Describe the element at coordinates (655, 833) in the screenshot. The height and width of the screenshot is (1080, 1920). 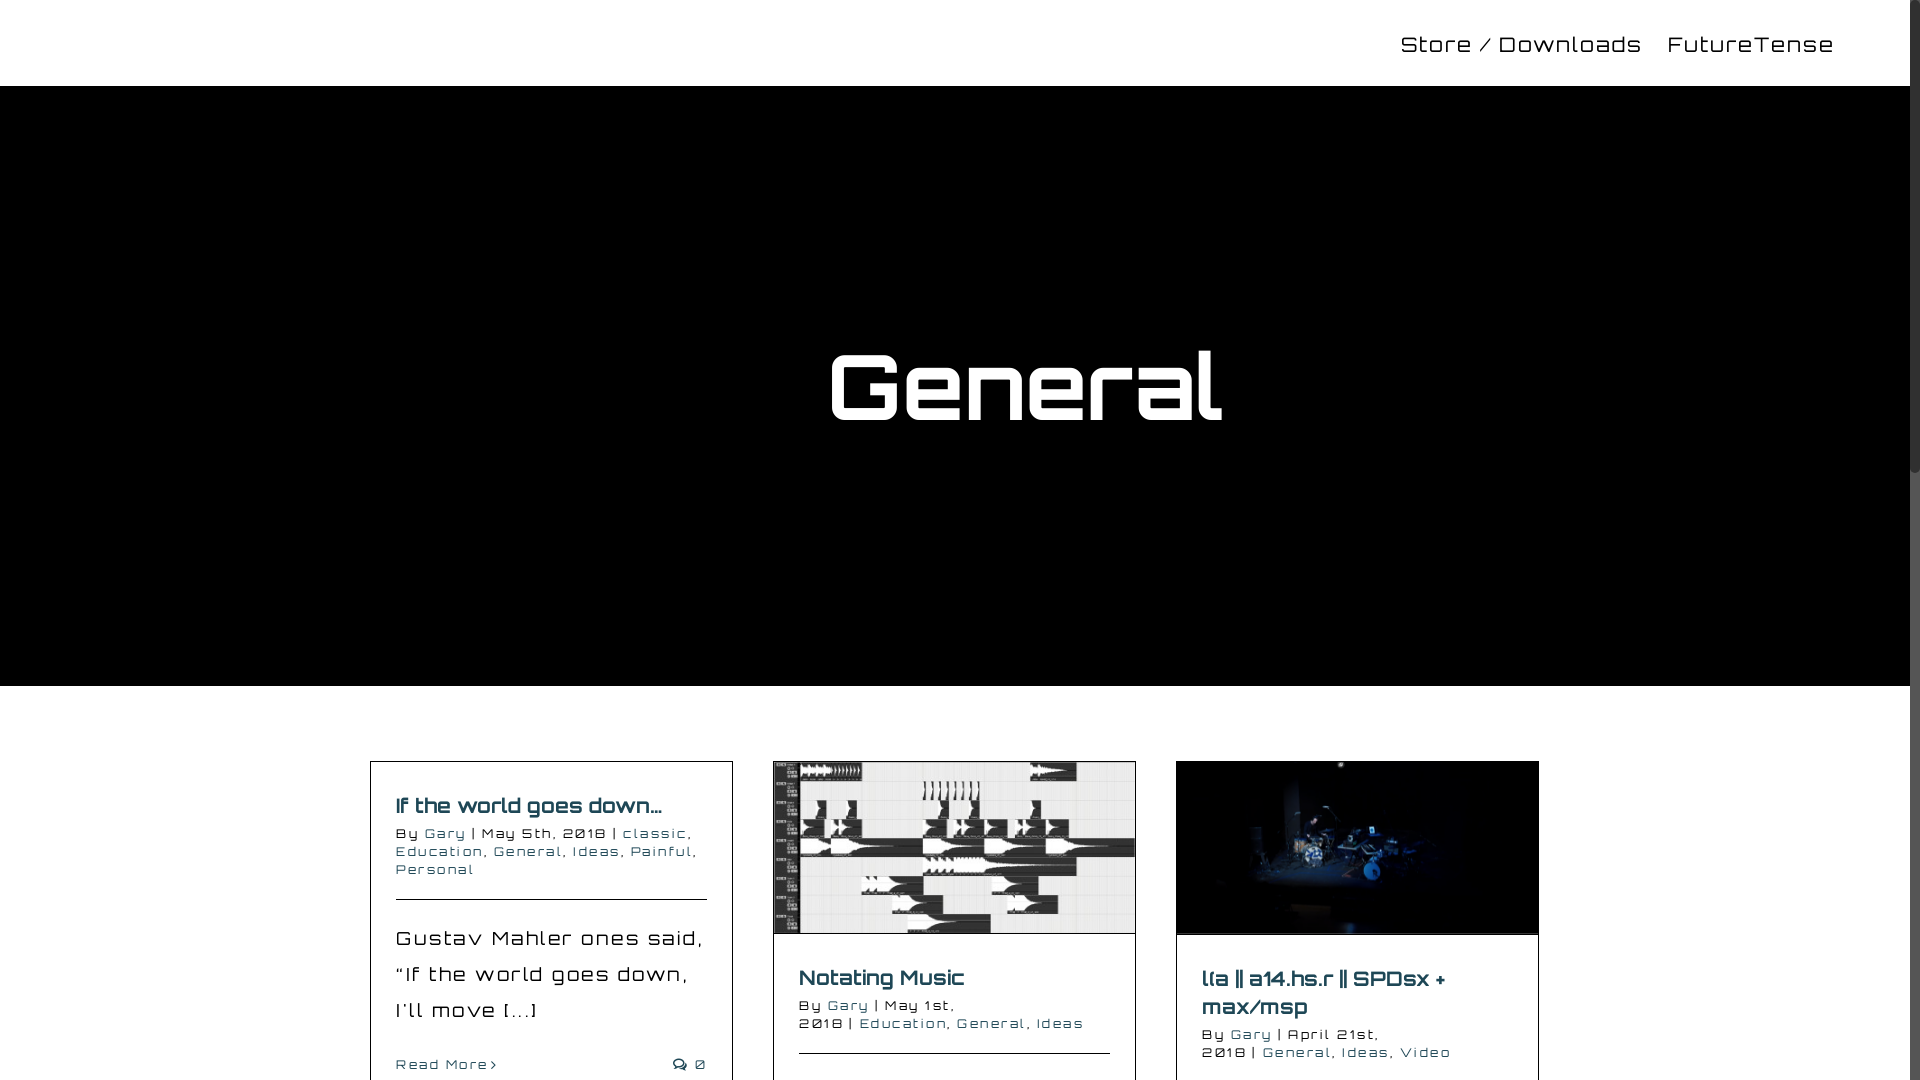
I see `'classic'` at that location.